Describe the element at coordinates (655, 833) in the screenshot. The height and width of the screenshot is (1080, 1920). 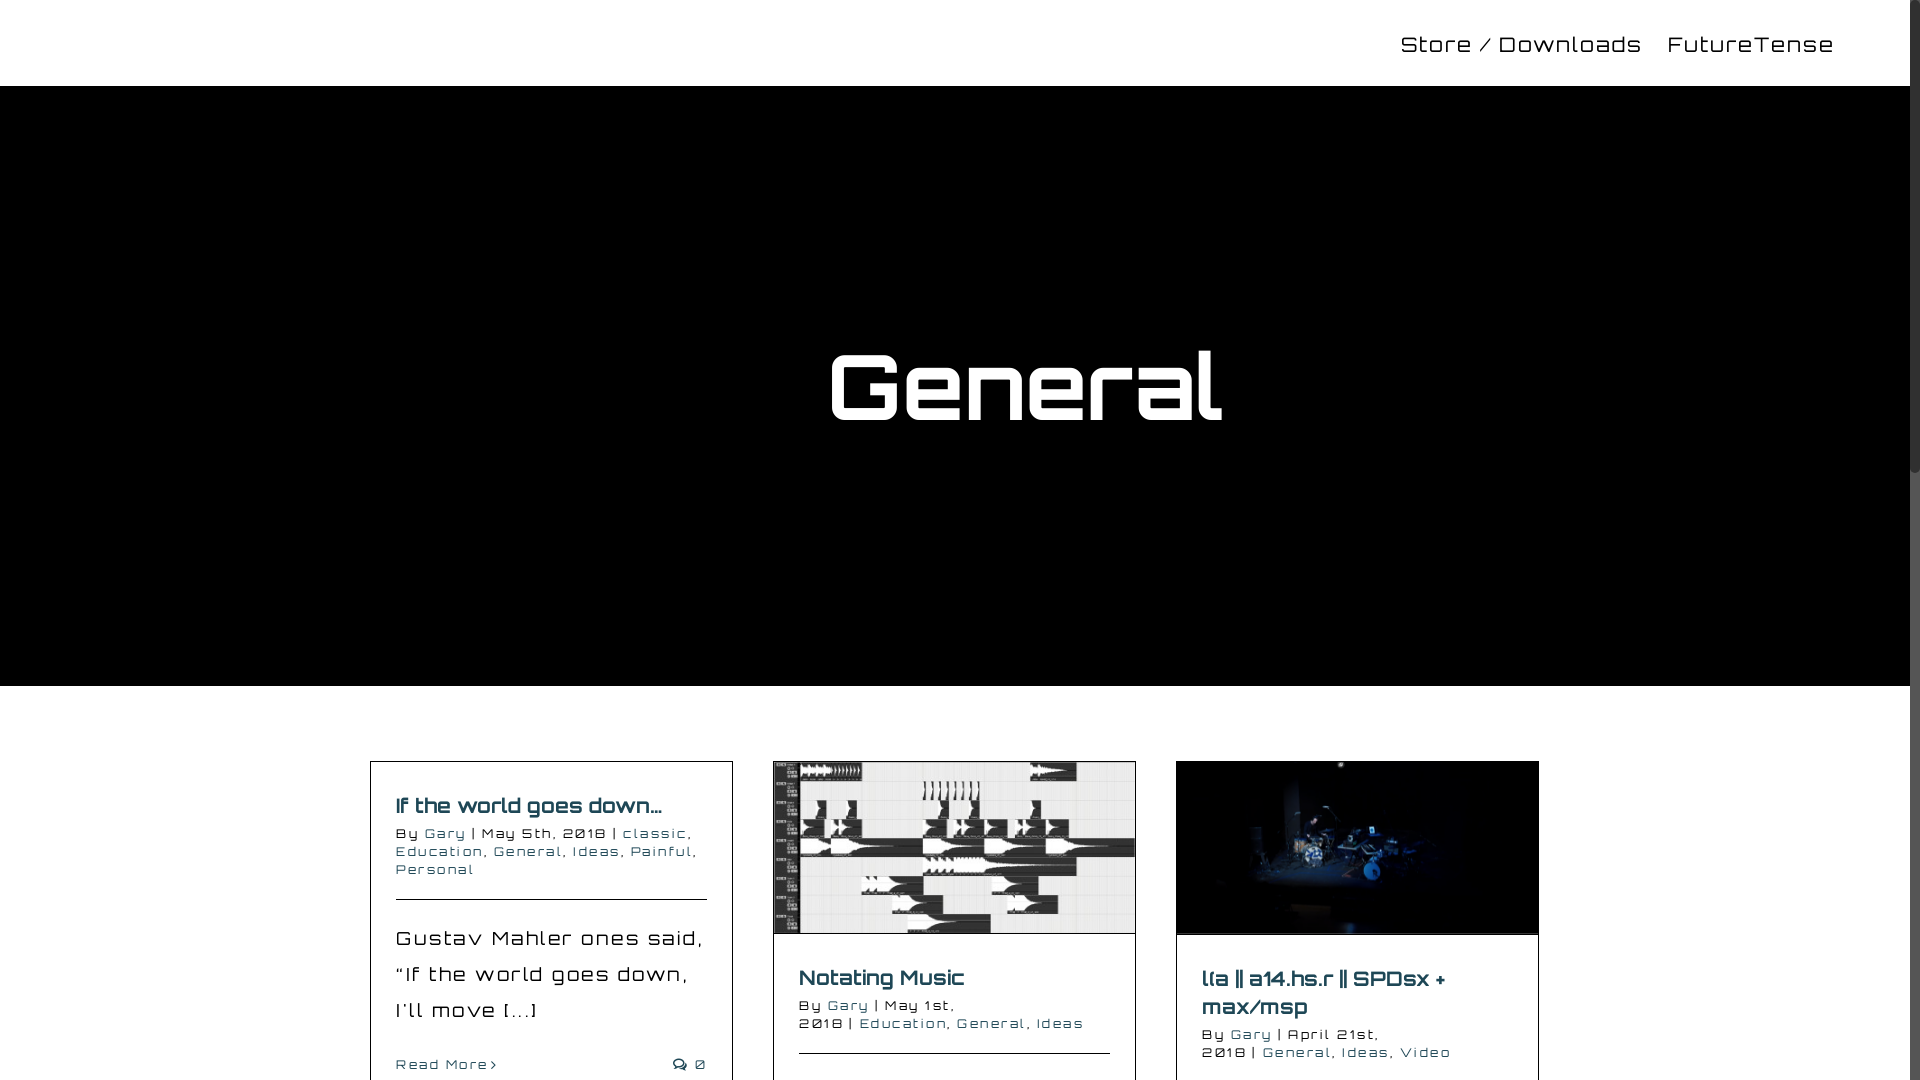
I see `'classic'` at that location.